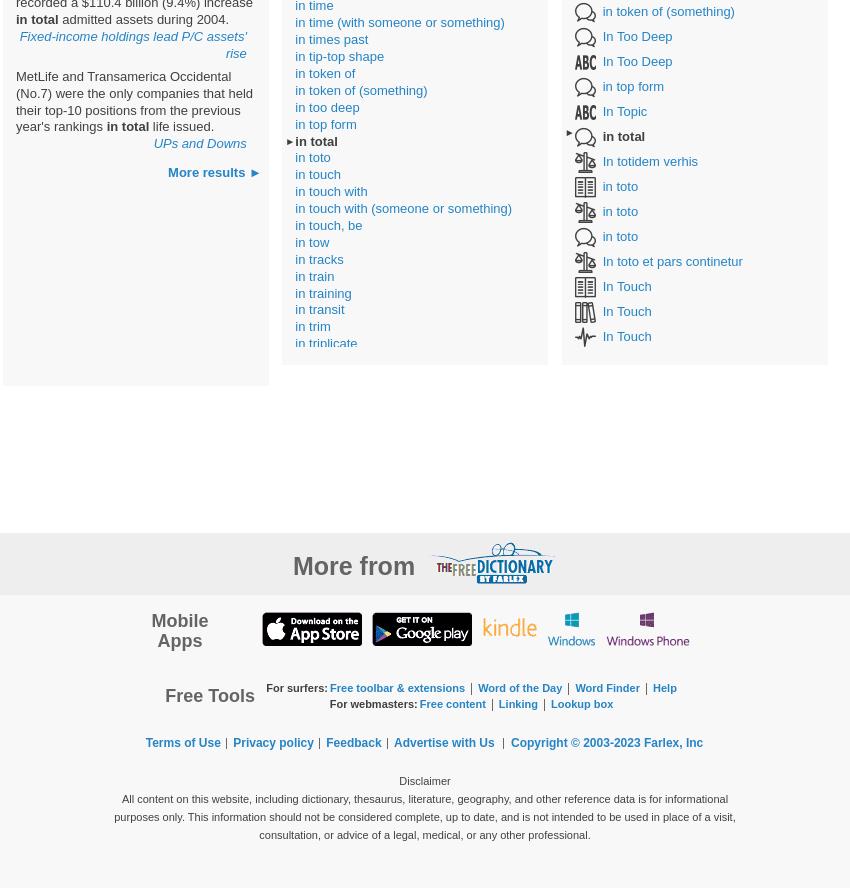 The width and height of the screenshot is (850, 888). What do you see at coordinates (576, 741) in the screenshot?
I see `'Copyright © 2003-2023'` at bounding box center [576, 741].